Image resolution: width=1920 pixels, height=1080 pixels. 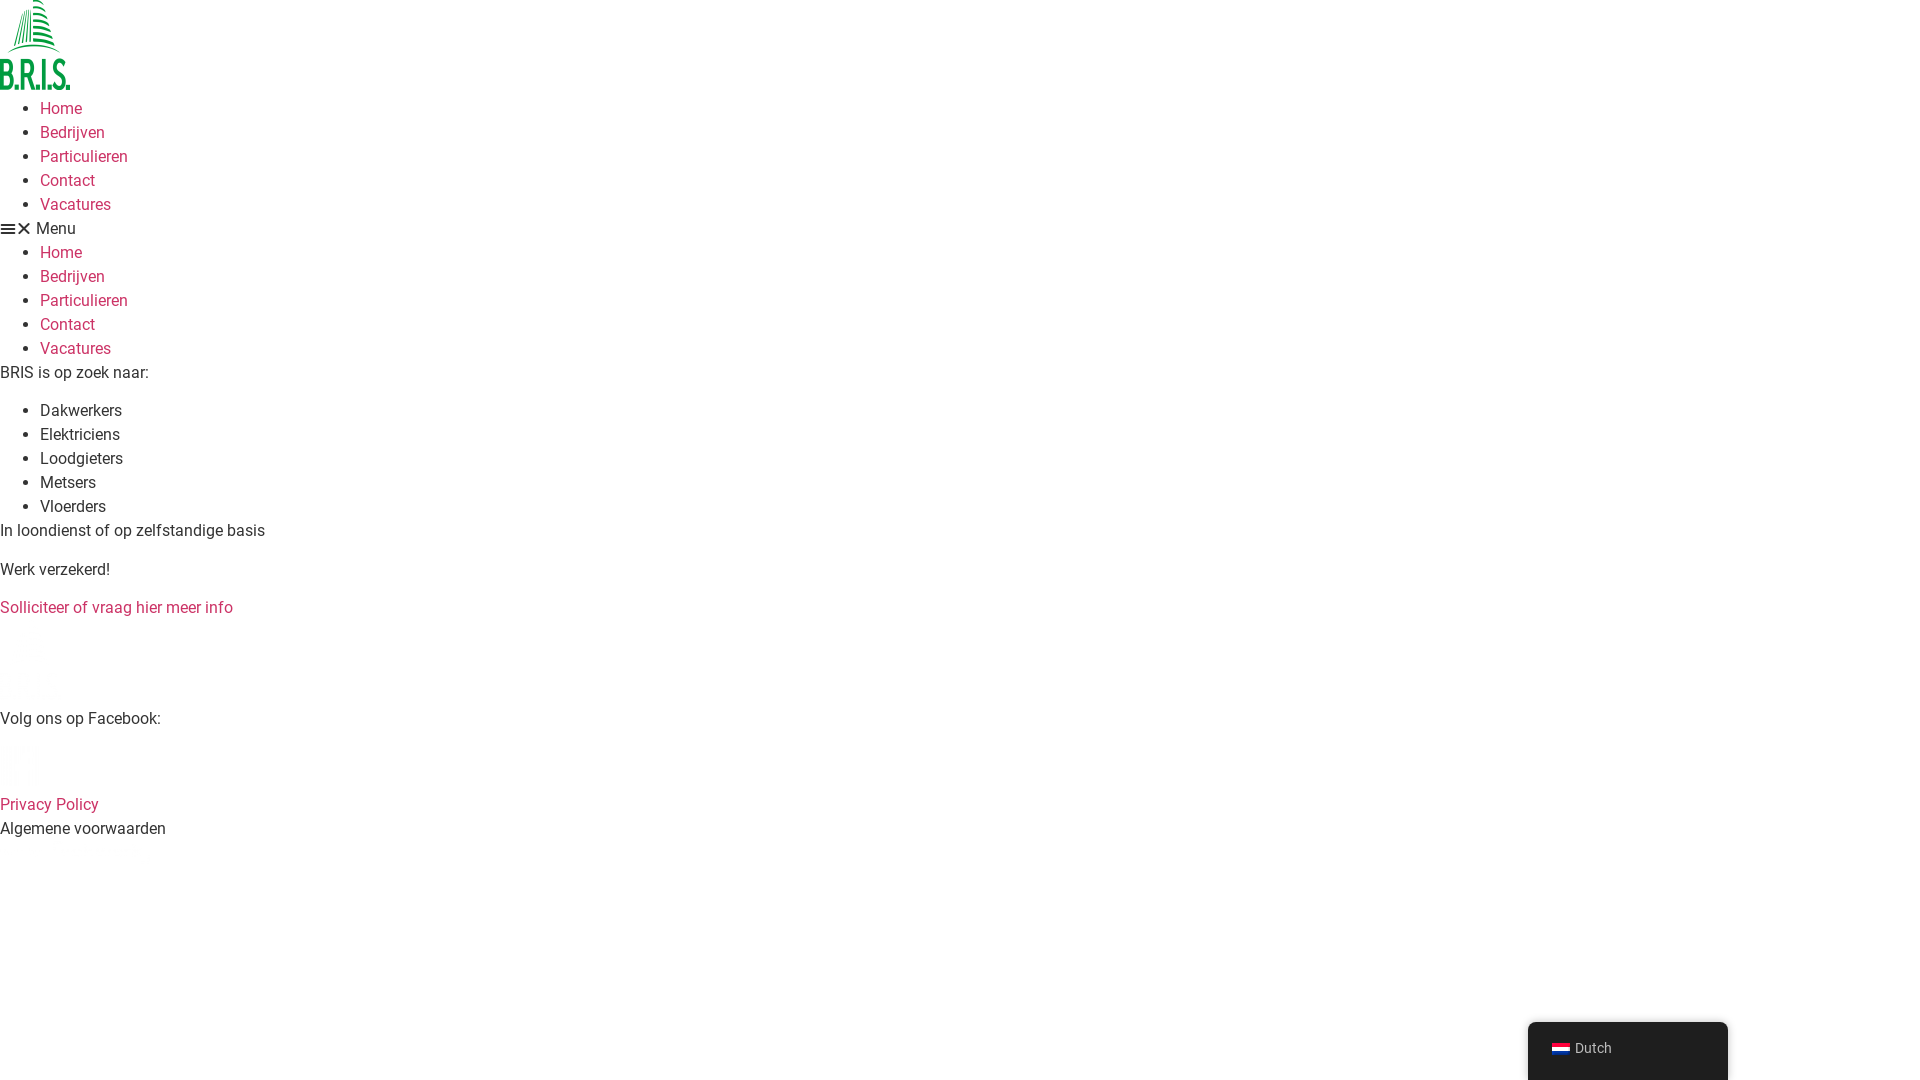 What do you see at coordinates (75, 347) in the screenshot?
I see `'Vacatures'` at bounding box center [75, 347].